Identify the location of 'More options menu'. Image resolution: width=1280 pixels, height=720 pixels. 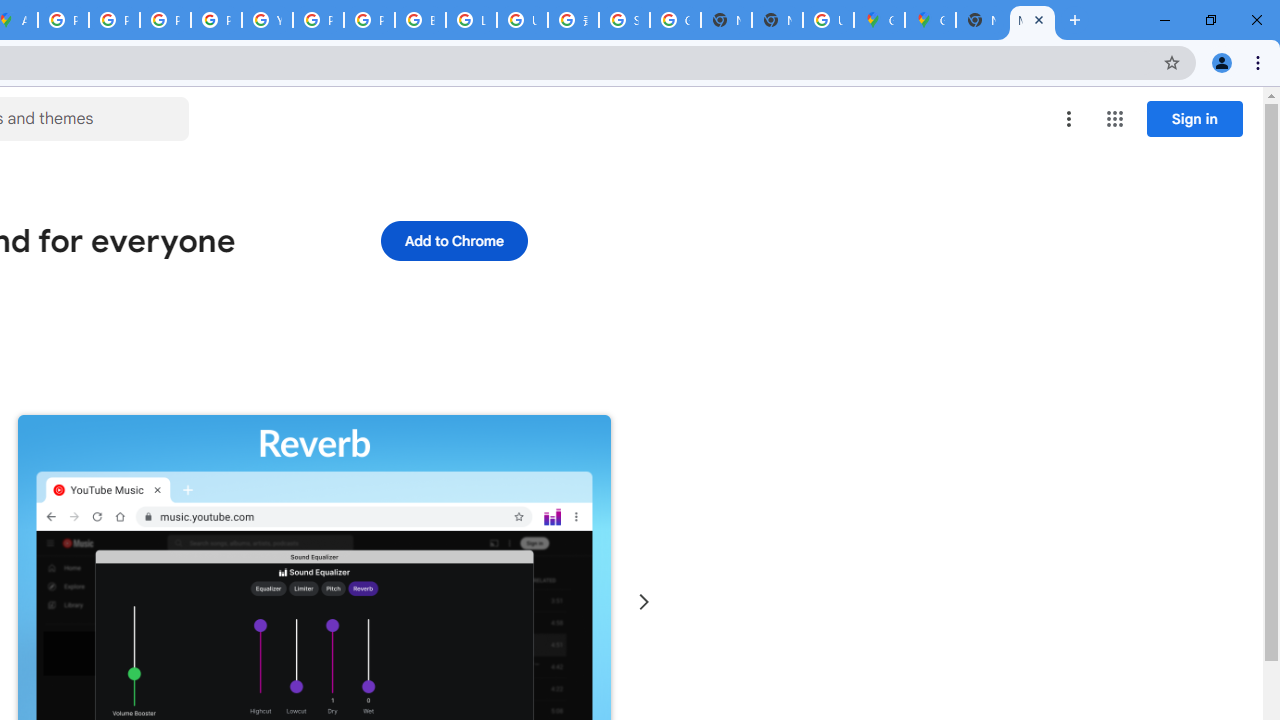
(1068, 119).